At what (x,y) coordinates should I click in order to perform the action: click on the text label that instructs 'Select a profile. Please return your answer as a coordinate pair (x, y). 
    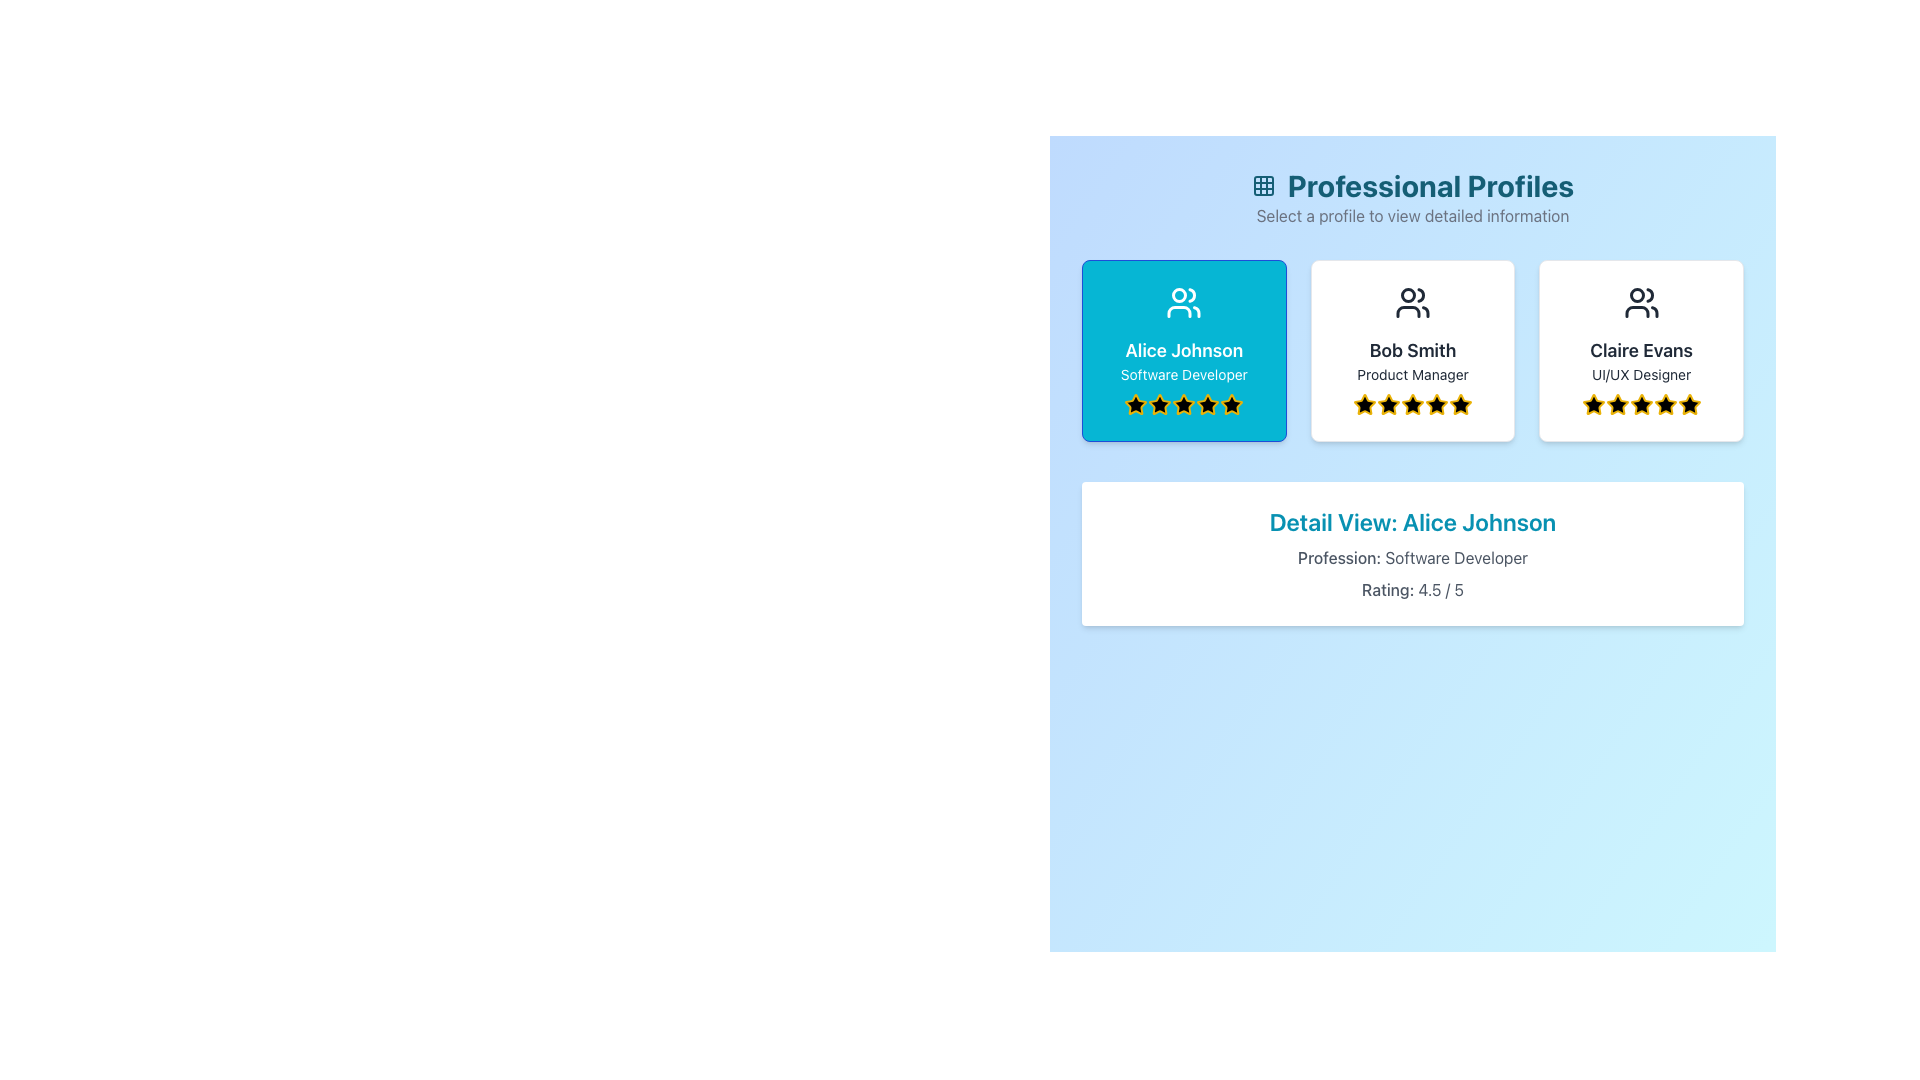
    Looking at the image, I should click on (1411, 216).